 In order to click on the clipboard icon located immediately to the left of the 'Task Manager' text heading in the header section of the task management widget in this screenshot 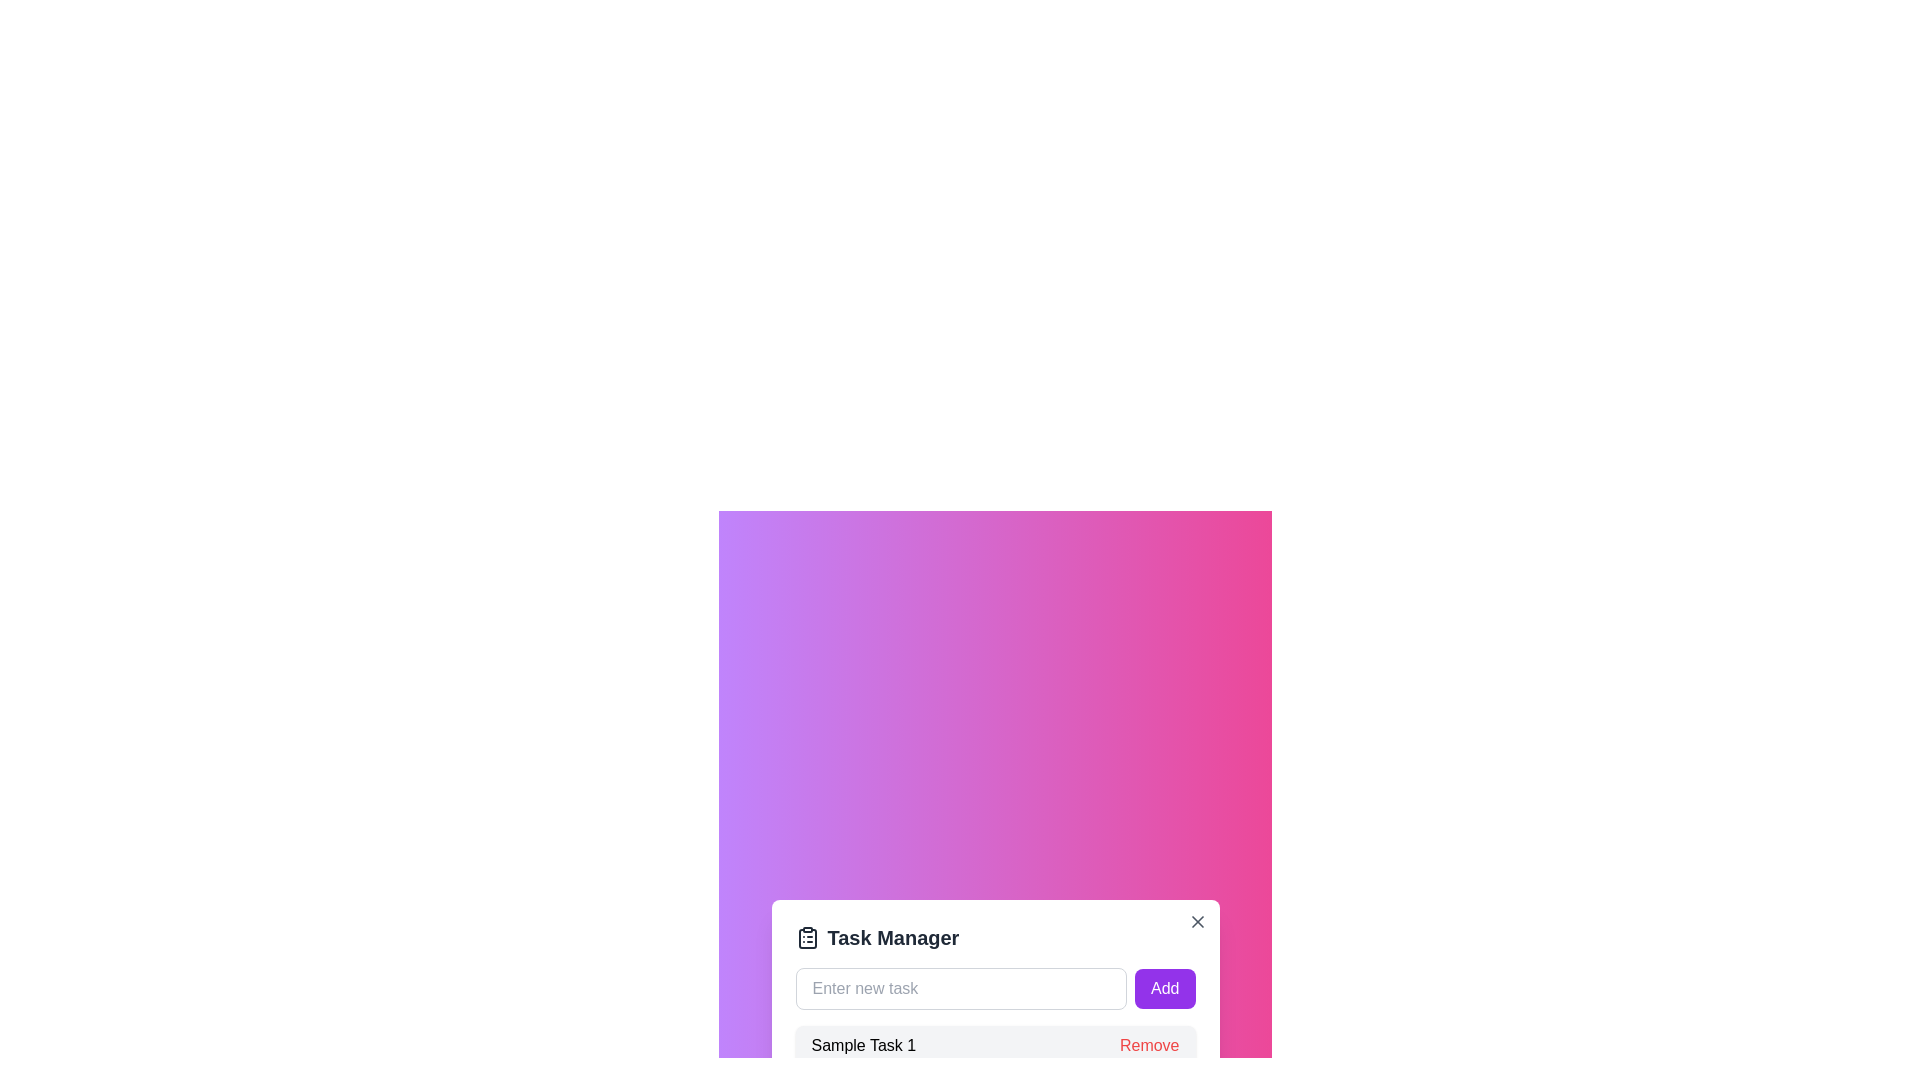, I will do `click(807, 937)`.